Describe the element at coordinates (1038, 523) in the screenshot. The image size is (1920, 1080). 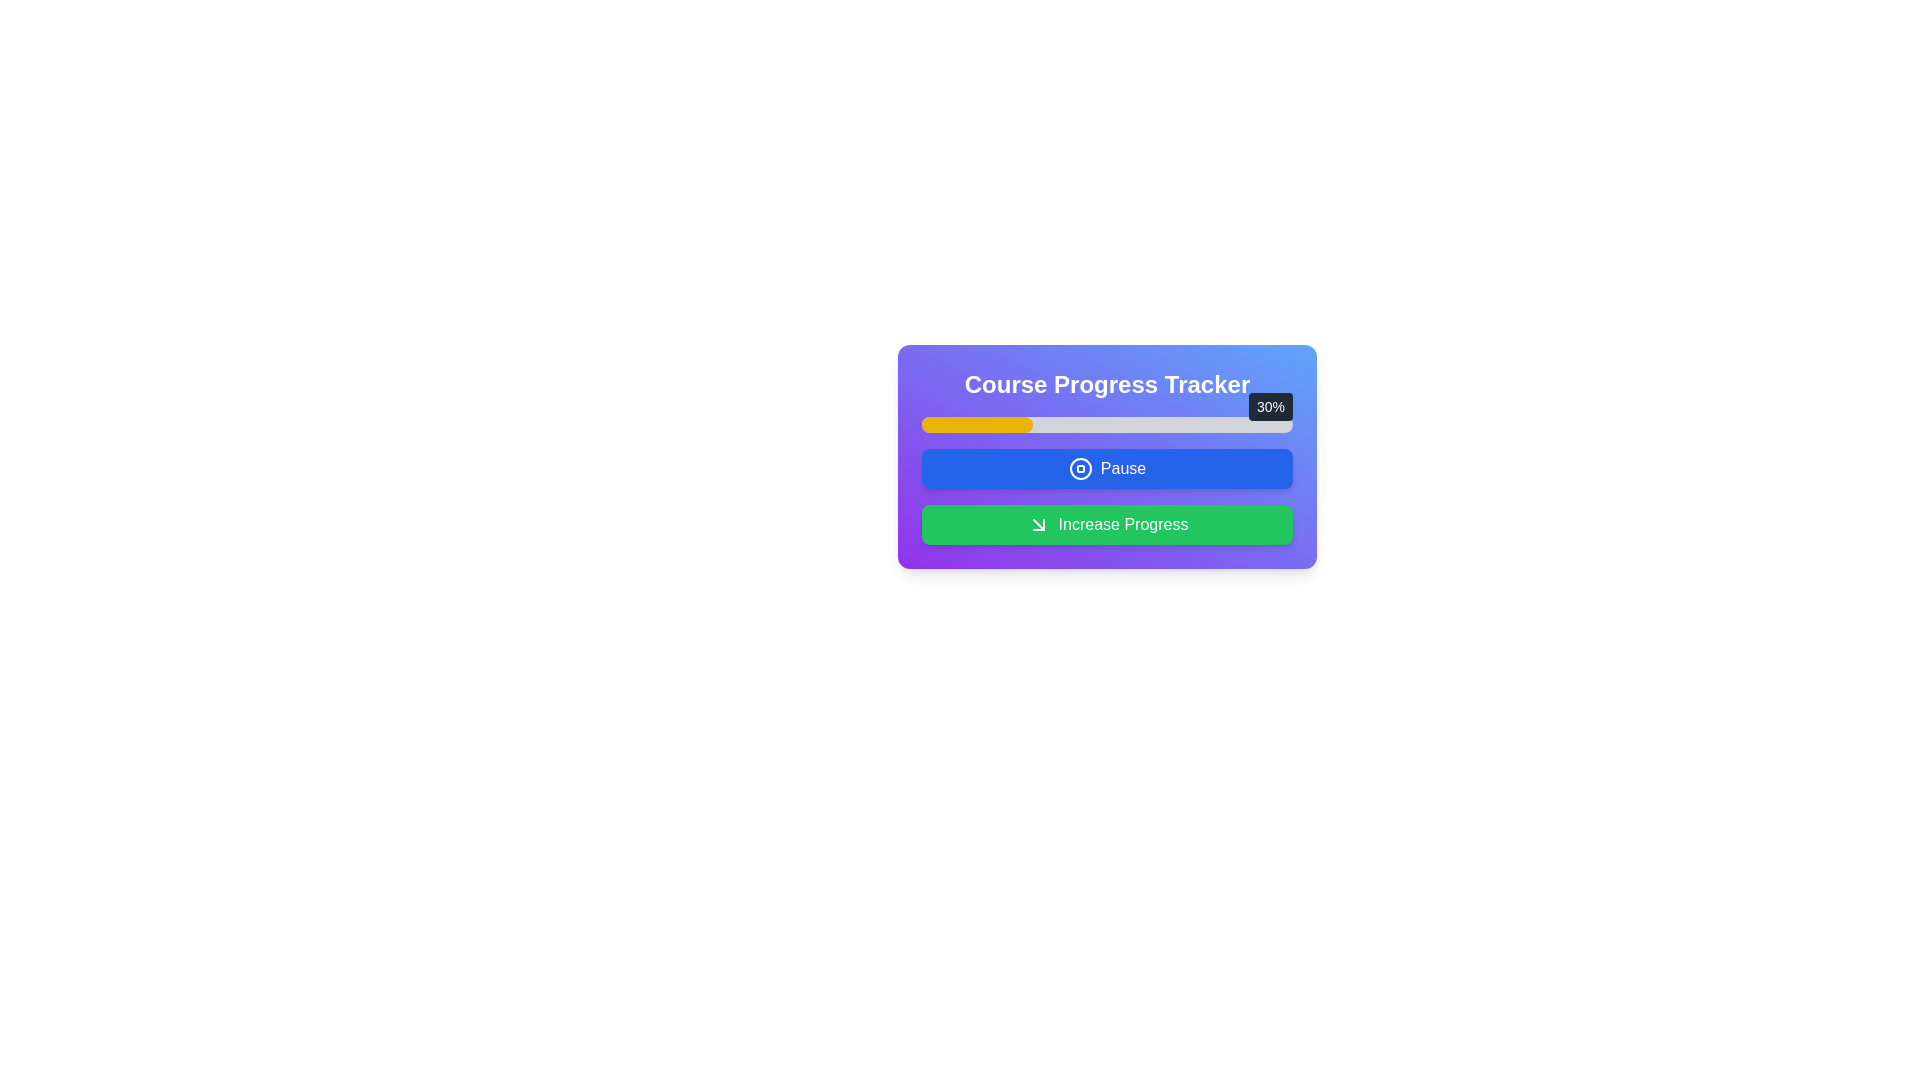
I see `the downward-right arrow icon inside the green 'Increase Progress' button located at the bottom of the interface` at that location.